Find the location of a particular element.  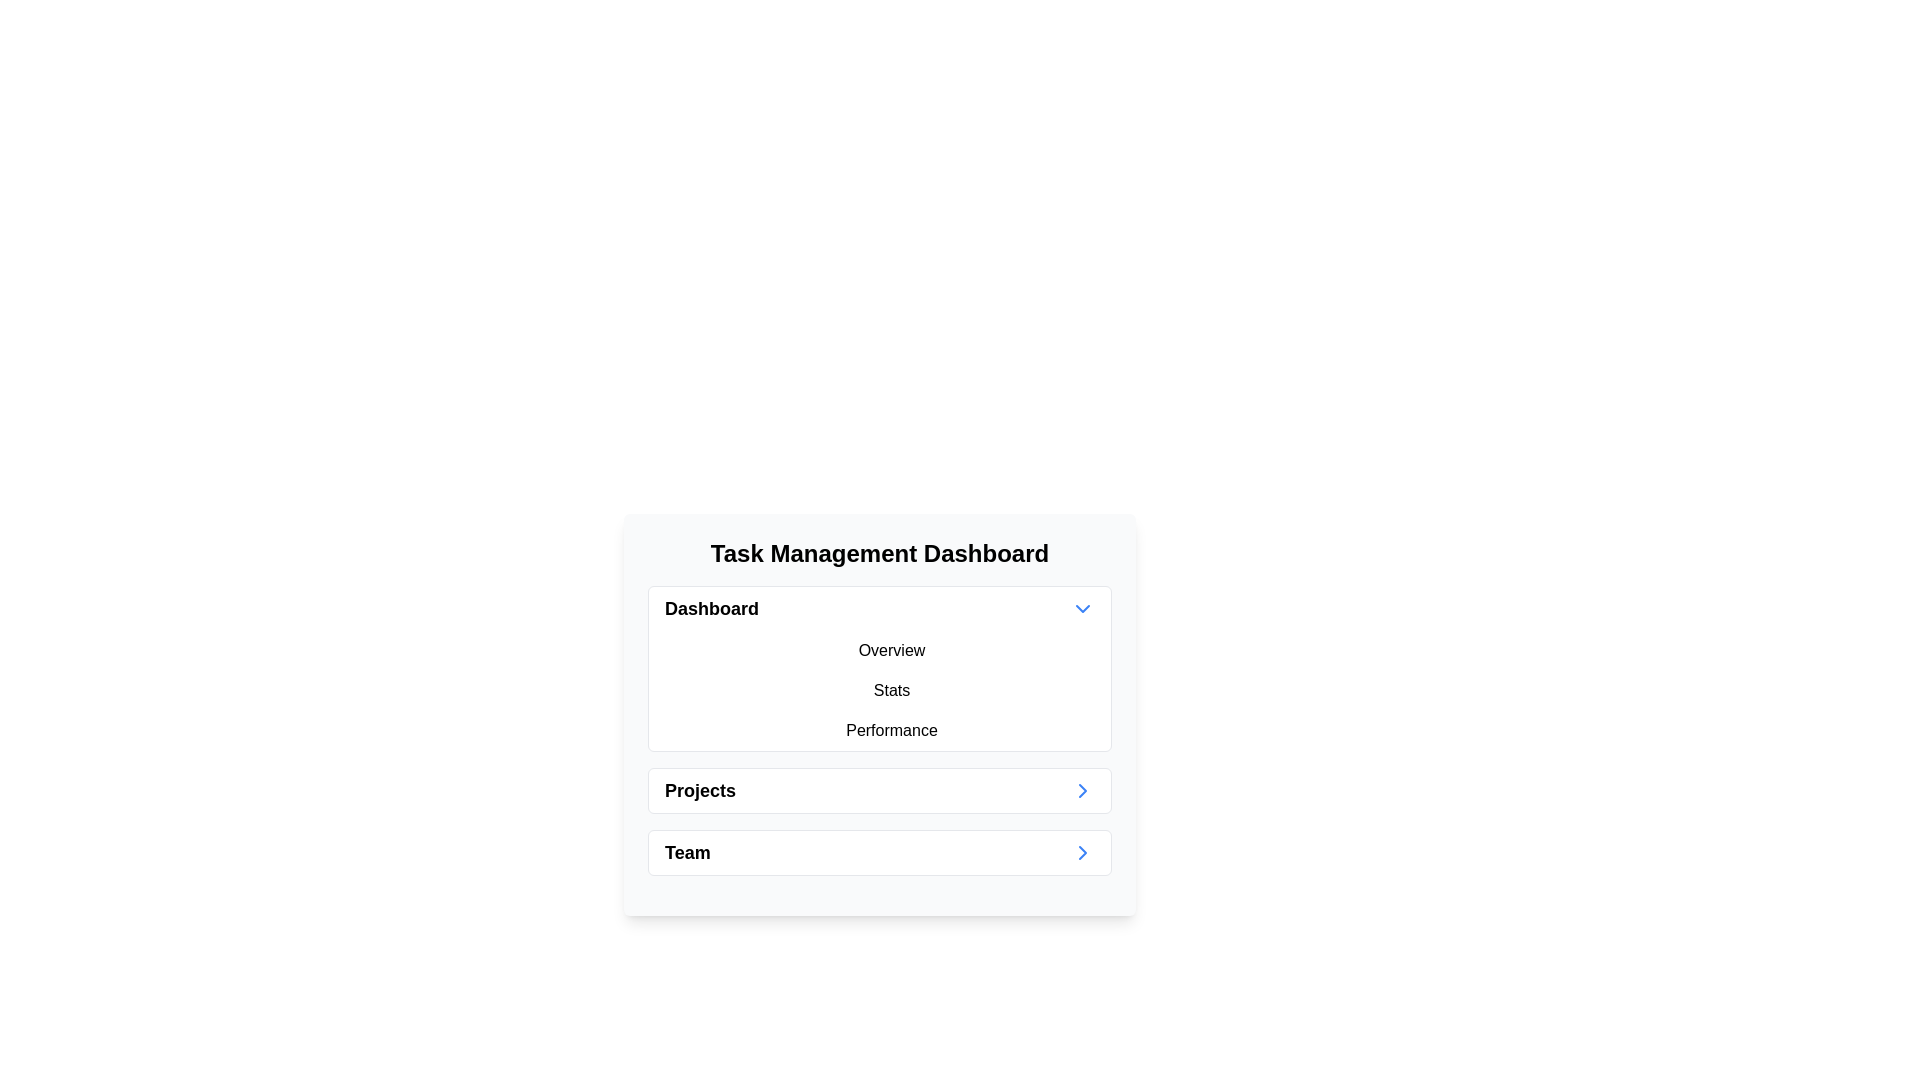

bold header text 'Task Management Dashboard' located at the top of the card to understand the section's purpose is located at coordinates (879, 554).